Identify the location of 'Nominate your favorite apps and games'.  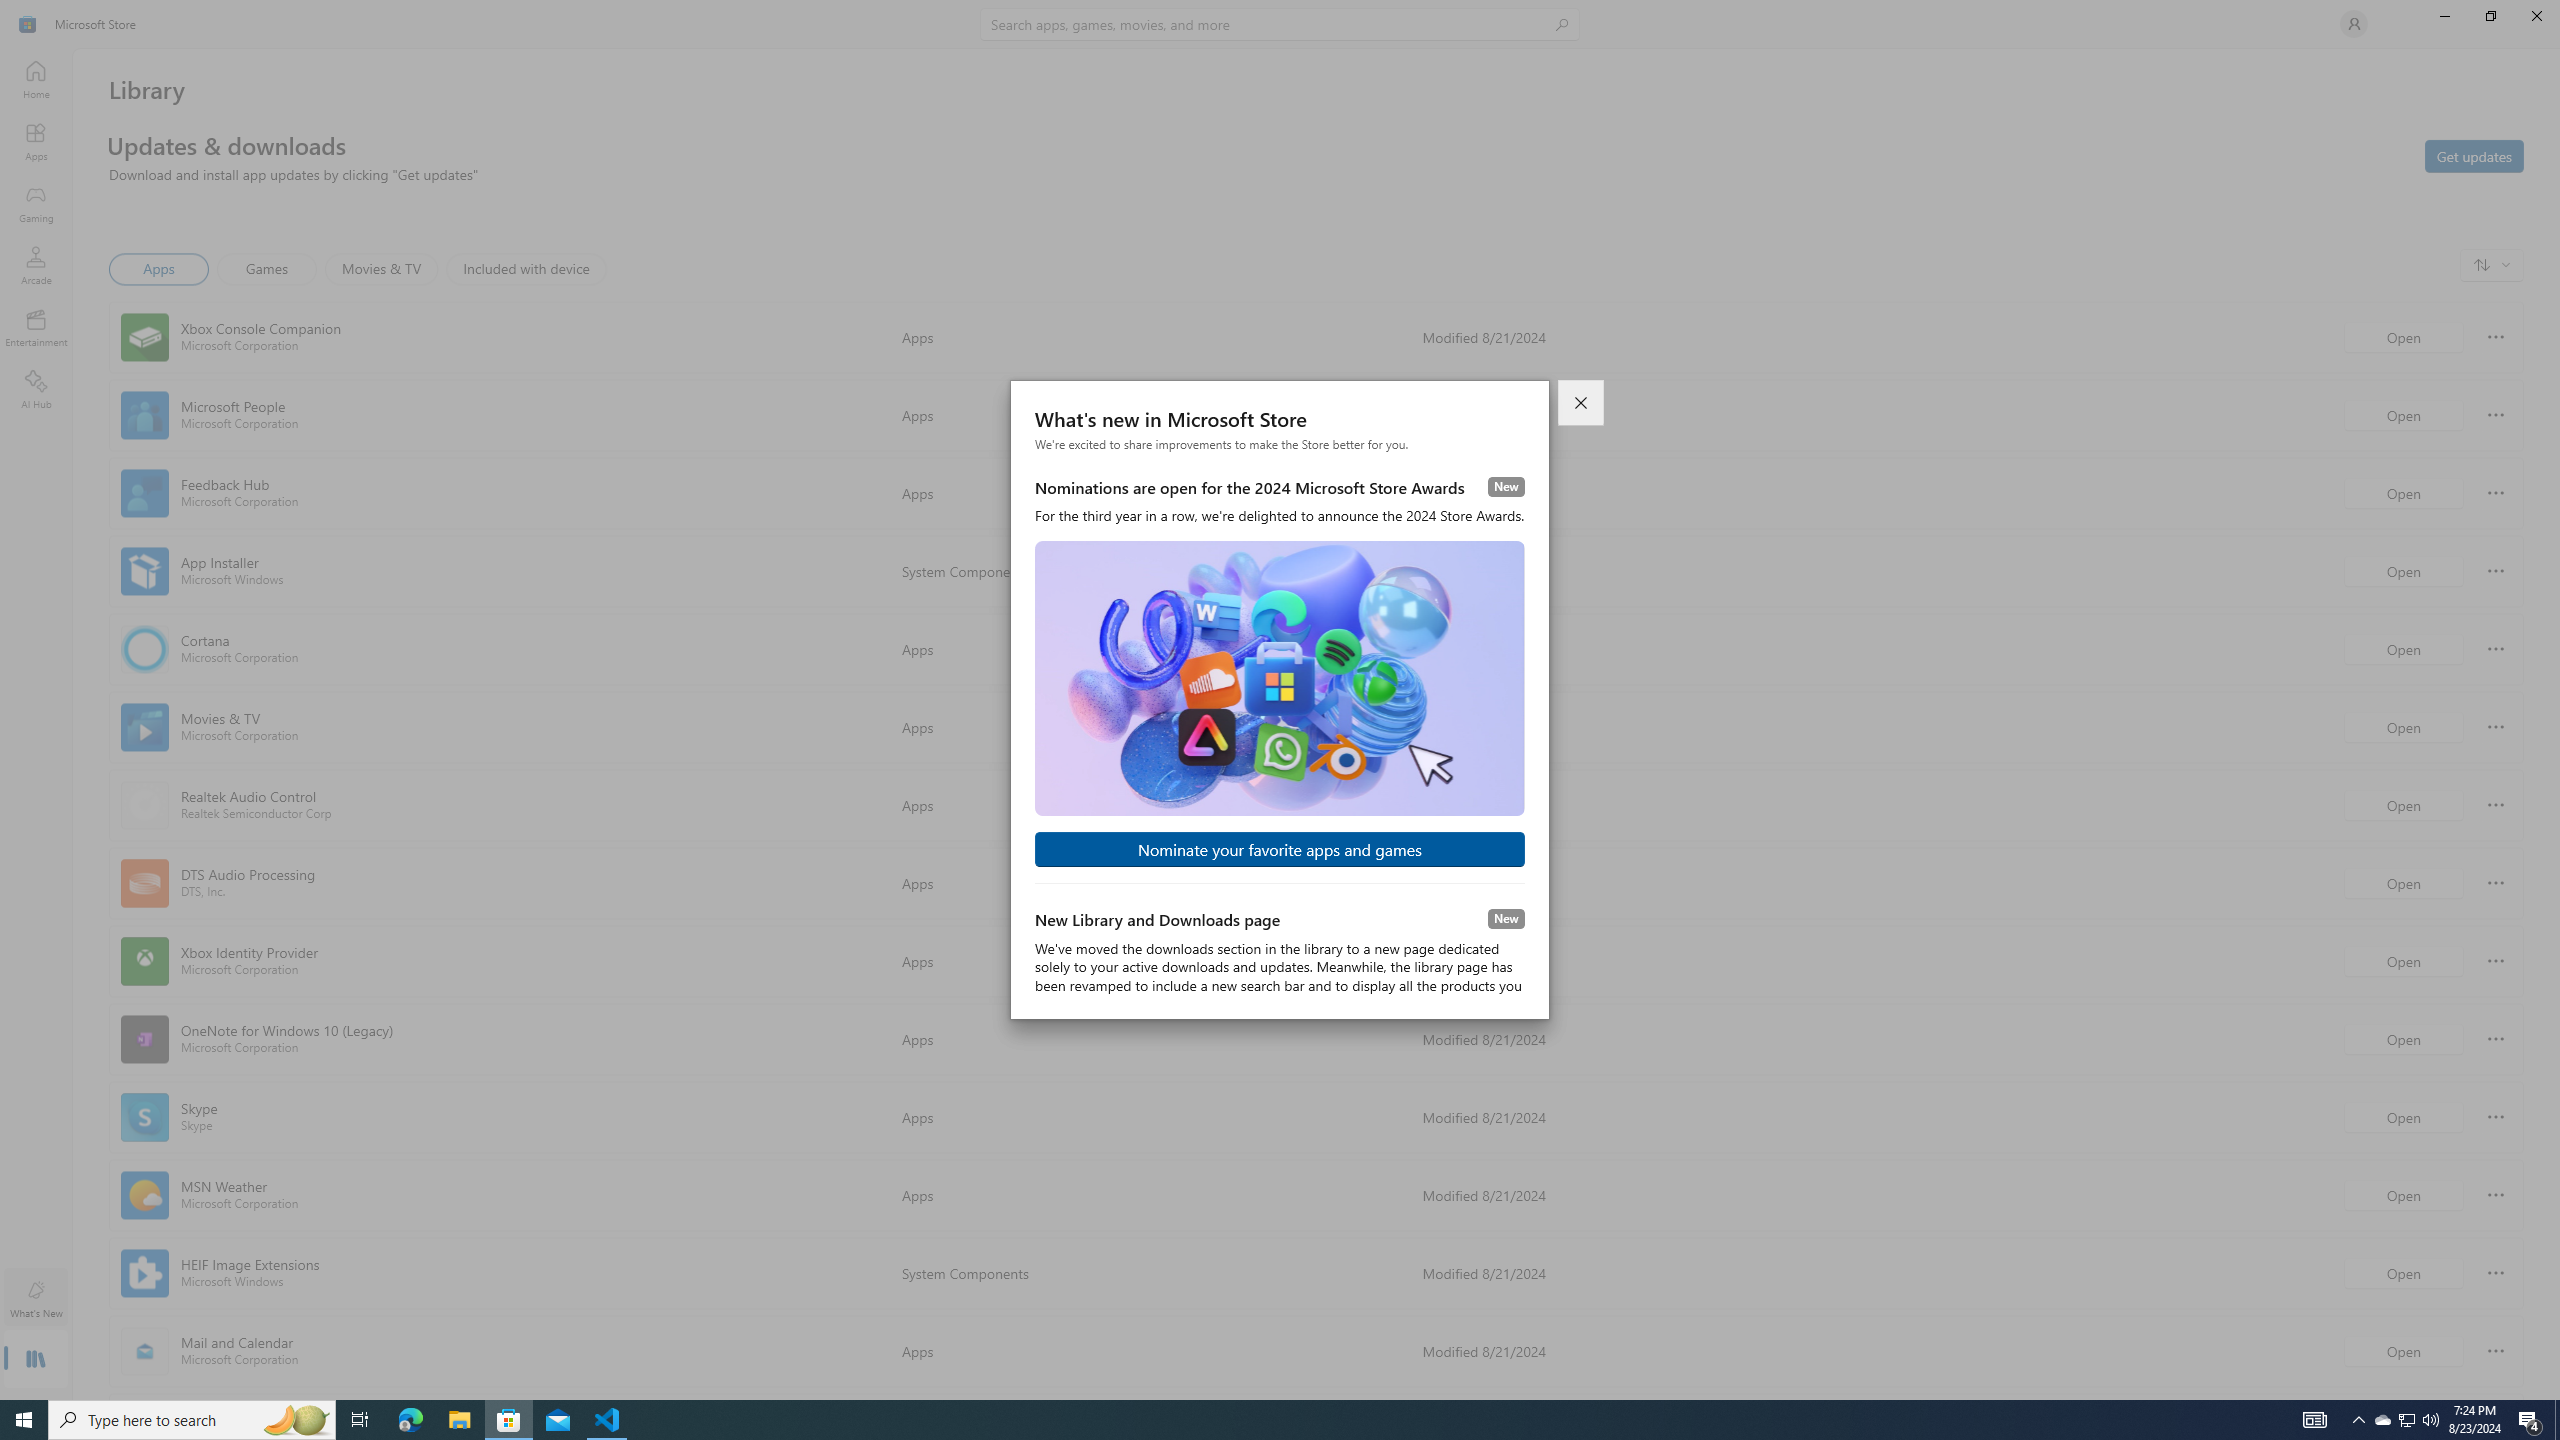
(1280, 849).